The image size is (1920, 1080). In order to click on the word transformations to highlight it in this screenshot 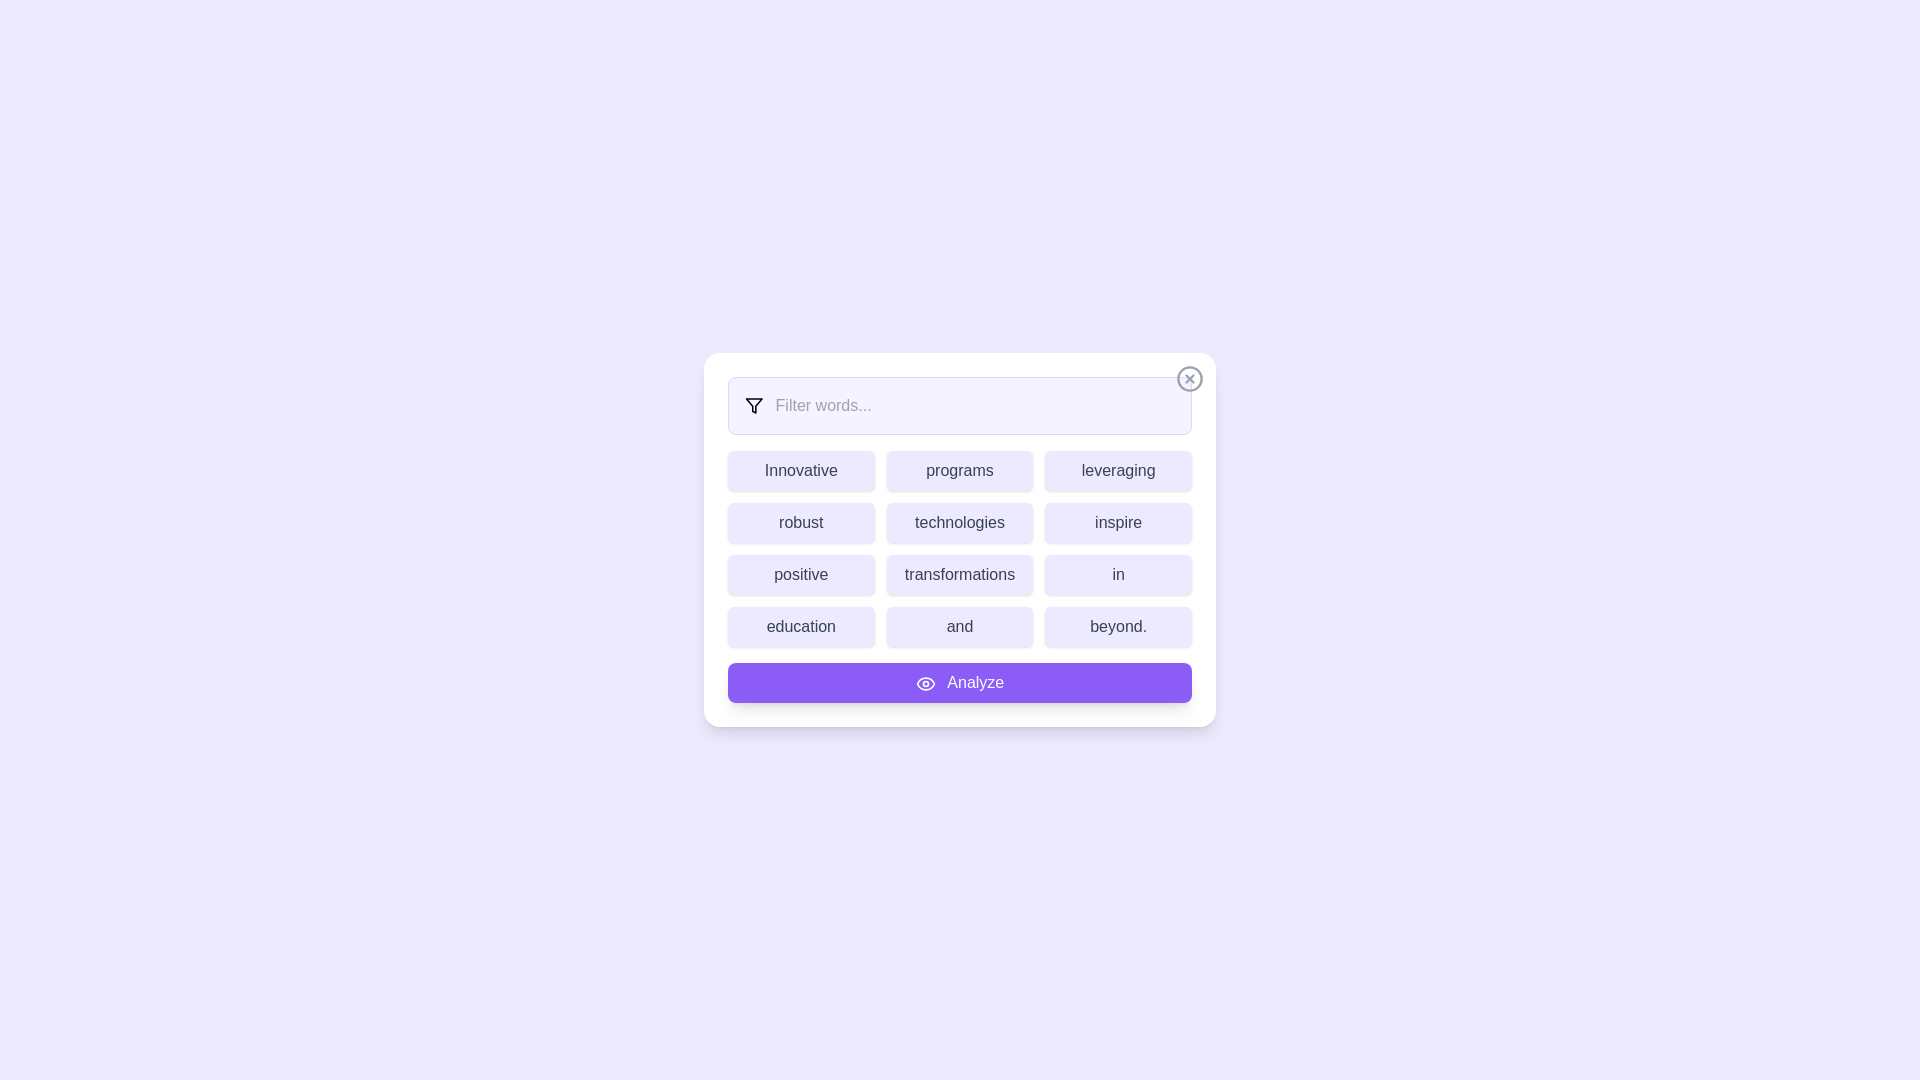, I will do `click(960, 574)`.